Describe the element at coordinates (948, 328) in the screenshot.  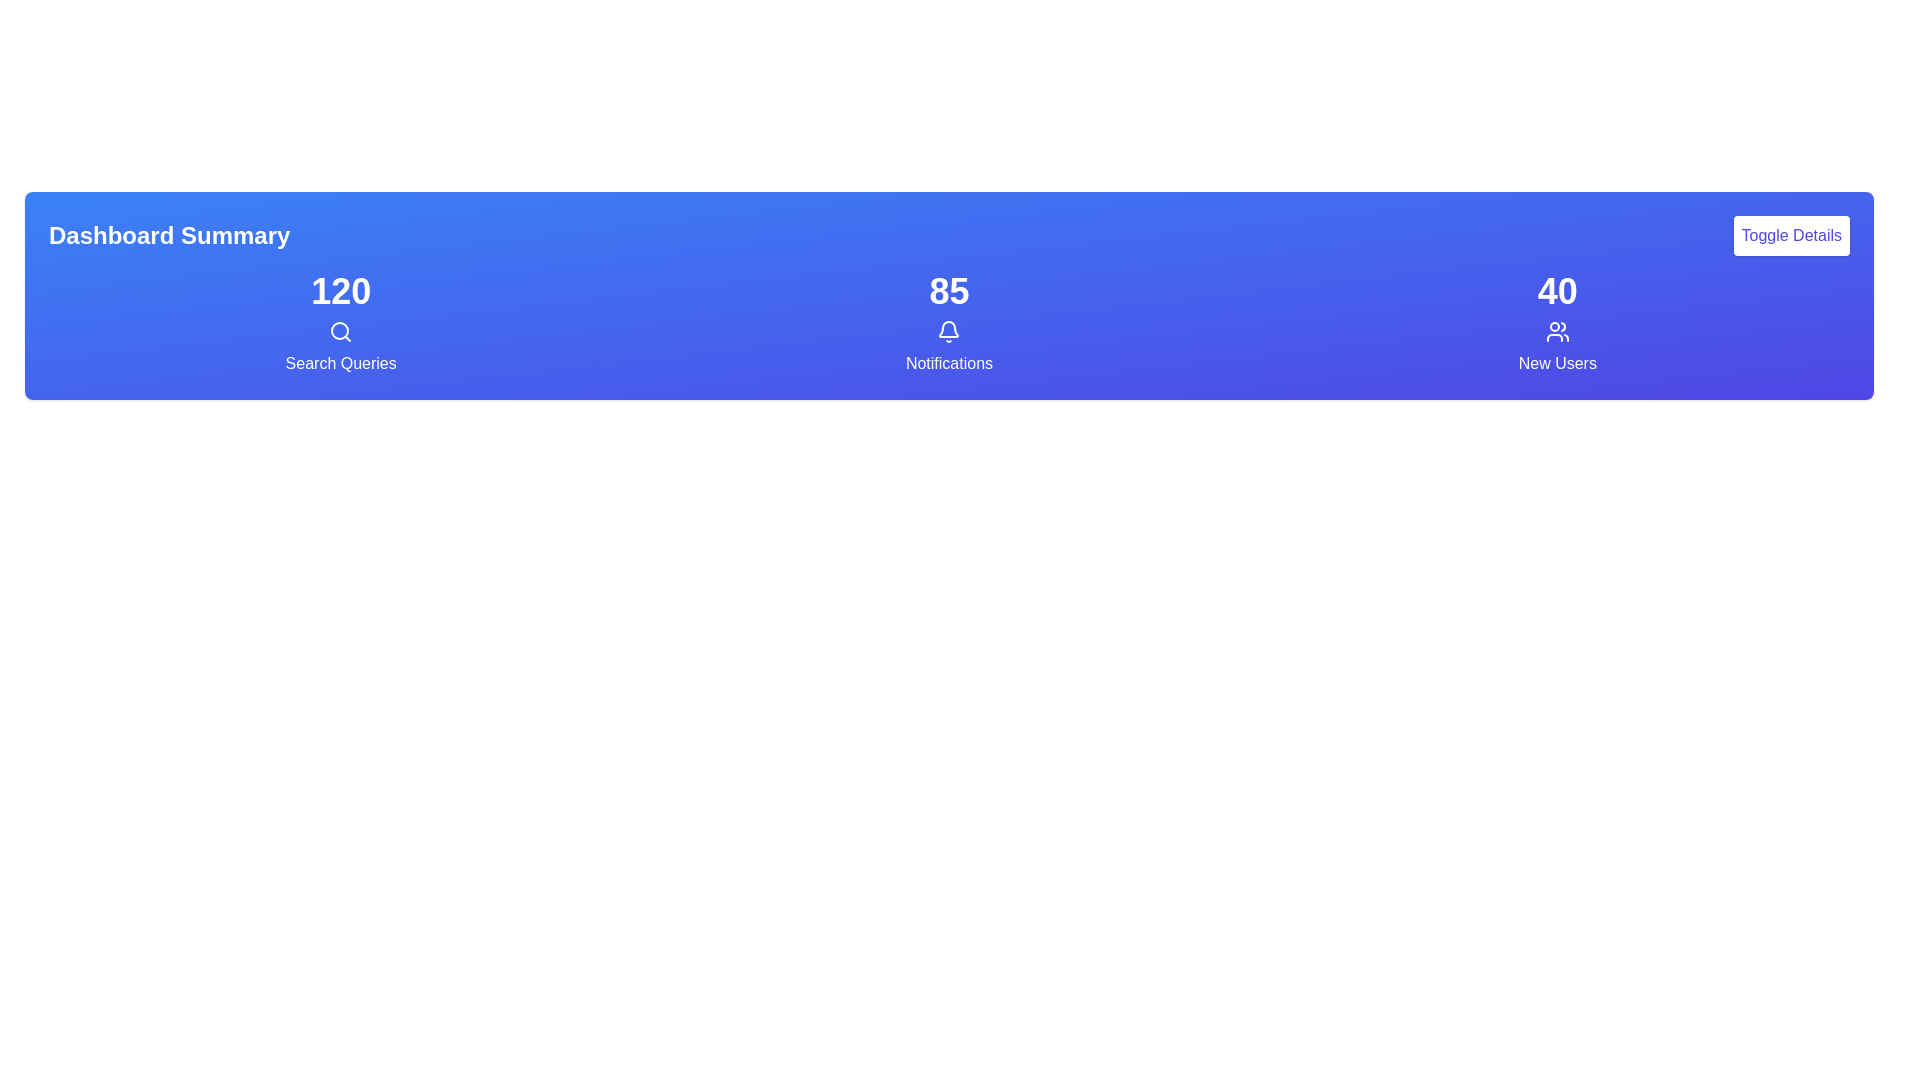
I see `the bell-shaped notification icon in the header section to interact with it` at that location.